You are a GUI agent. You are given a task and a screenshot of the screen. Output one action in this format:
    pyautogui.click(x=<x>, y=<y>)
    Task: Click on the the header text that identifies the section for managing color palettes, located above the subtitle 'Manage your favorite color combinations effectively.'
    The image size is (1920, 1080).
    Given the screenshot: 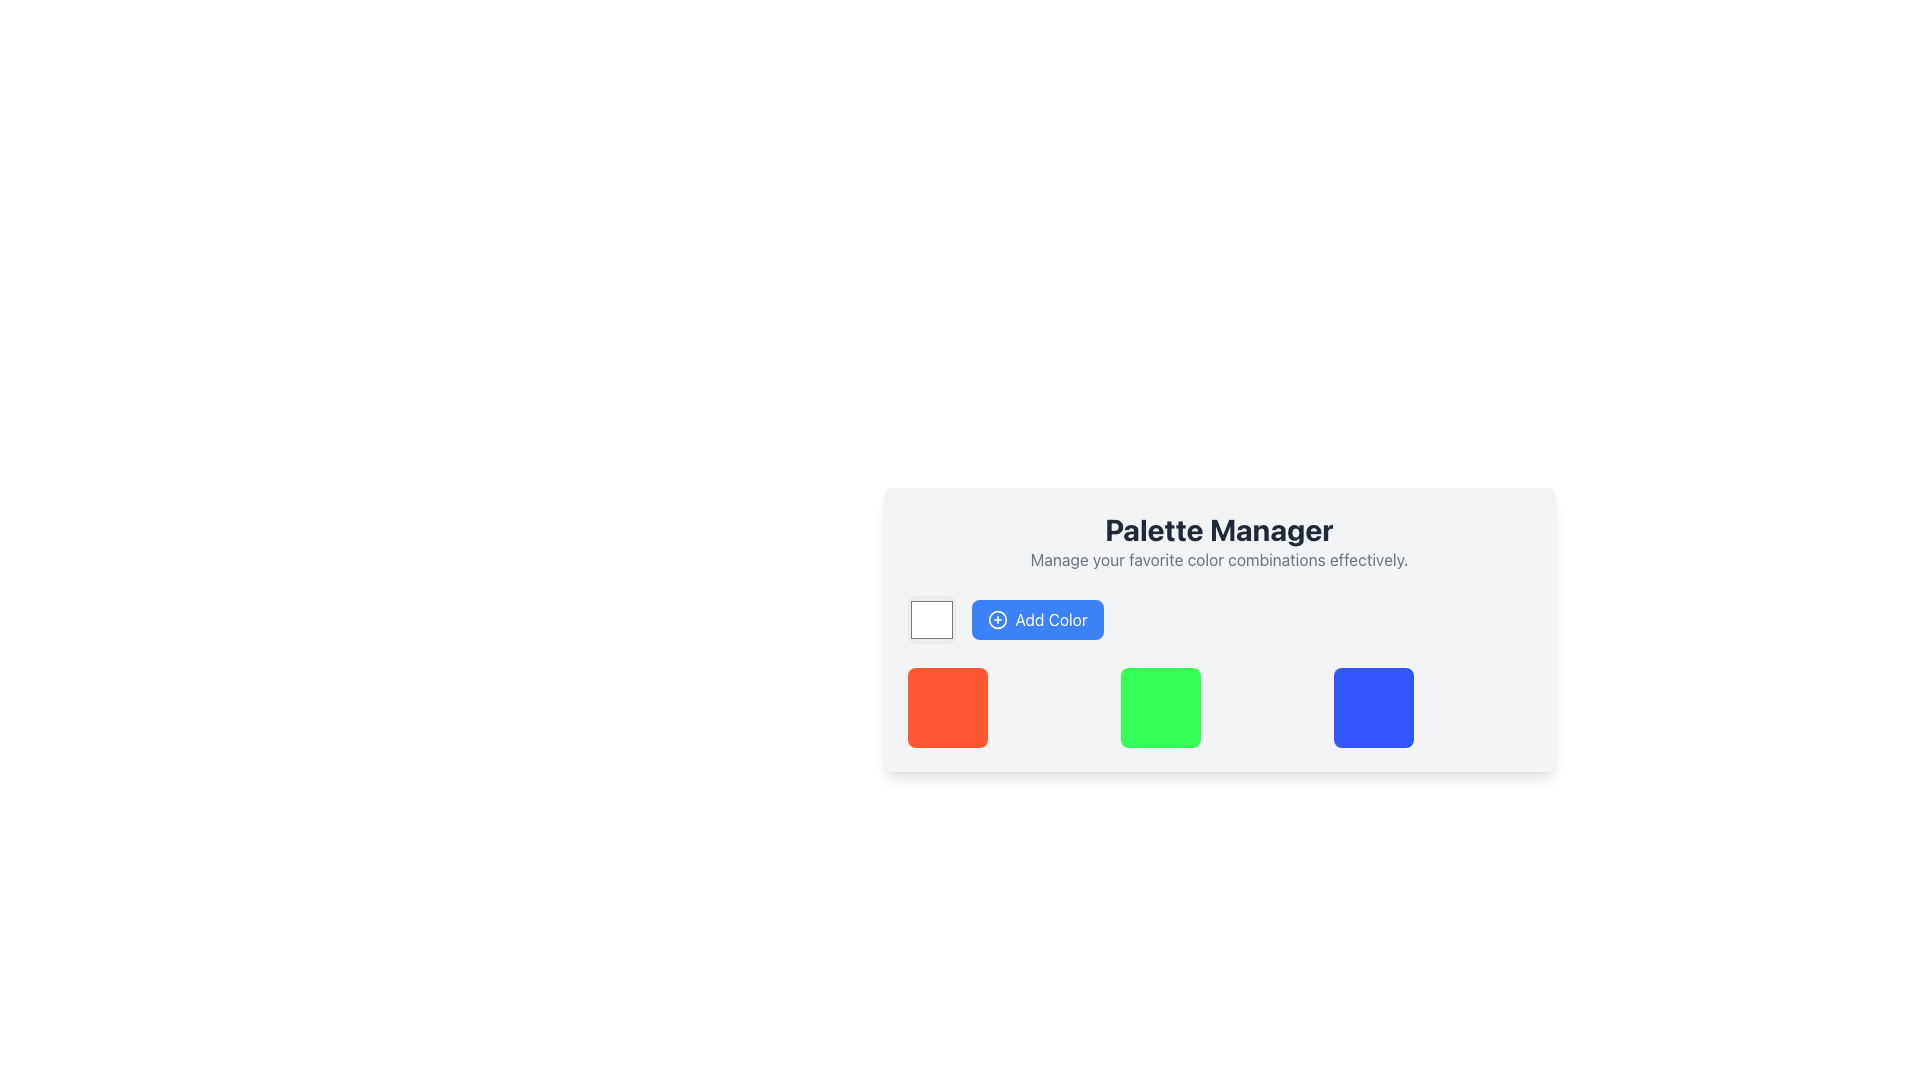 What is the action you would take?
    pyautogui.click(x=1218, y=528)
    